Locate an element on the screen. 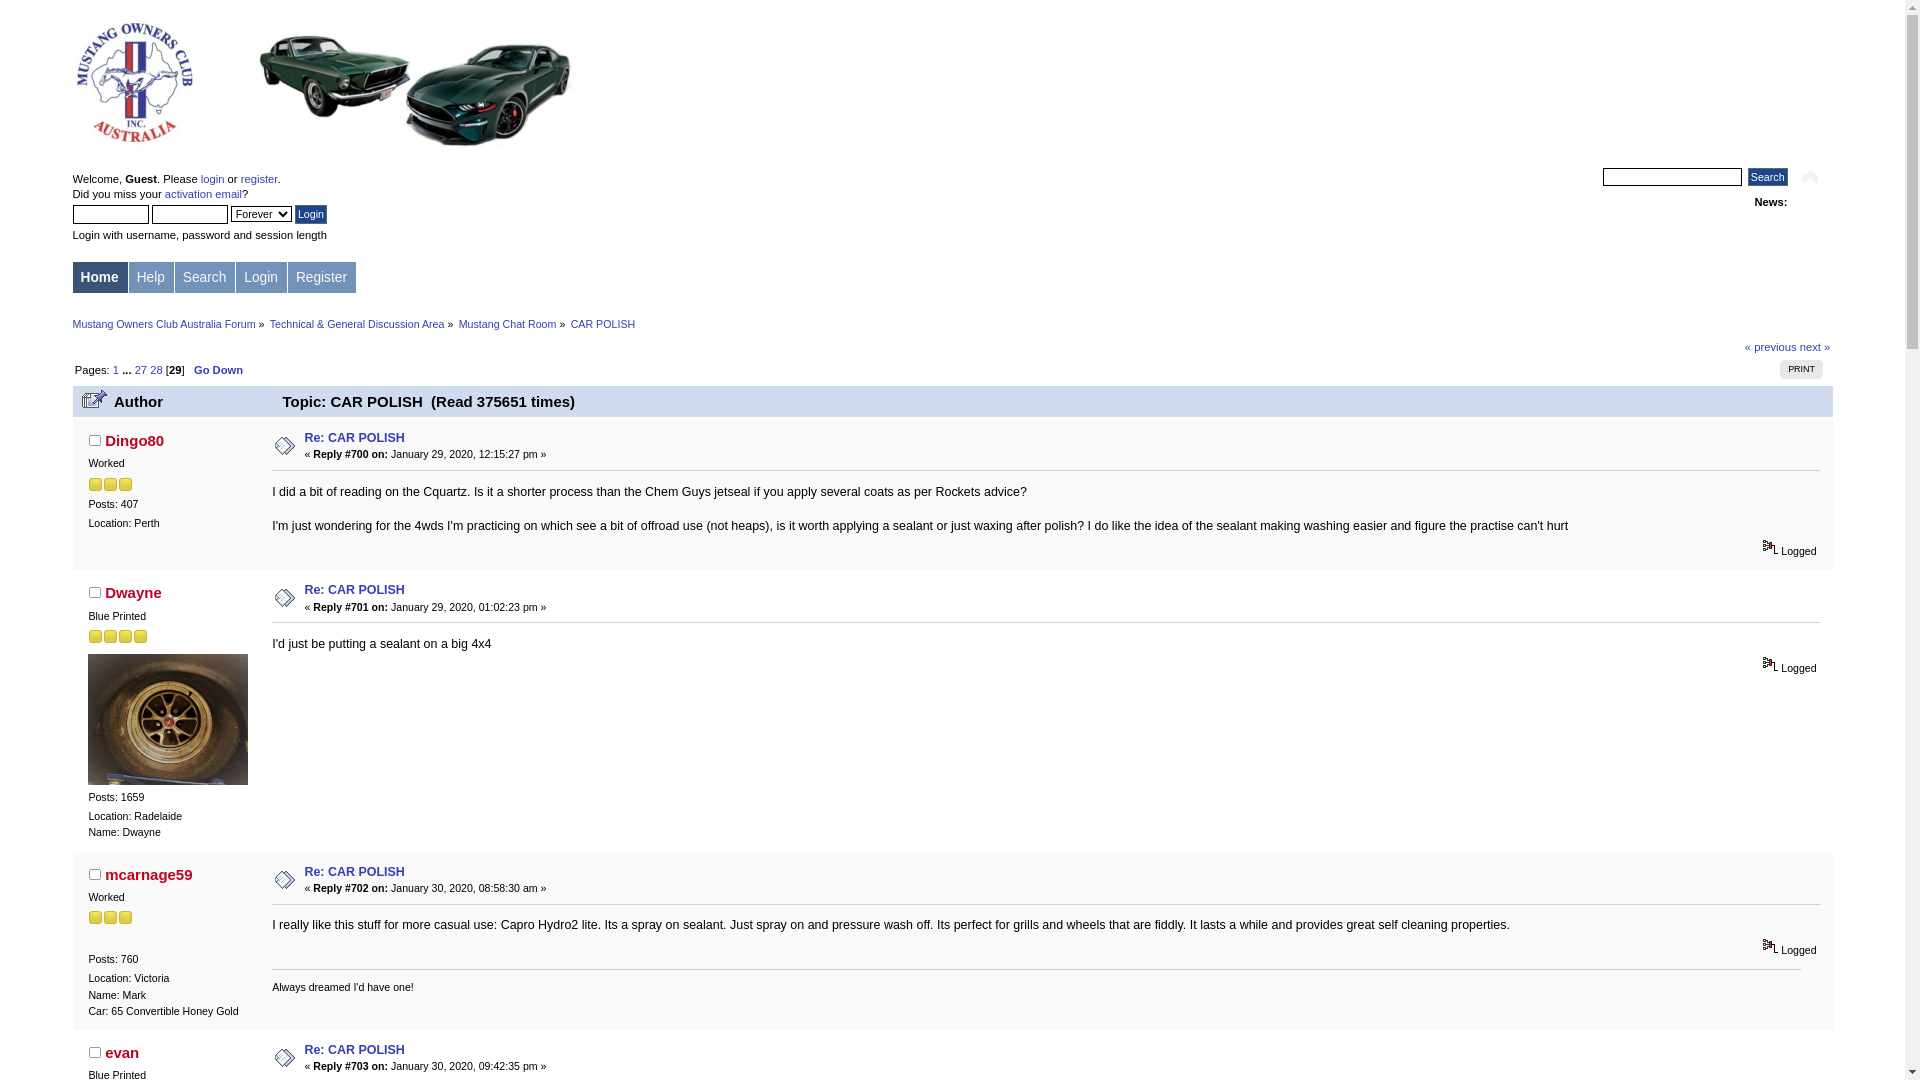 This screenshot has width=1920, height=1080. '27' is located at coordinates (139, 370).